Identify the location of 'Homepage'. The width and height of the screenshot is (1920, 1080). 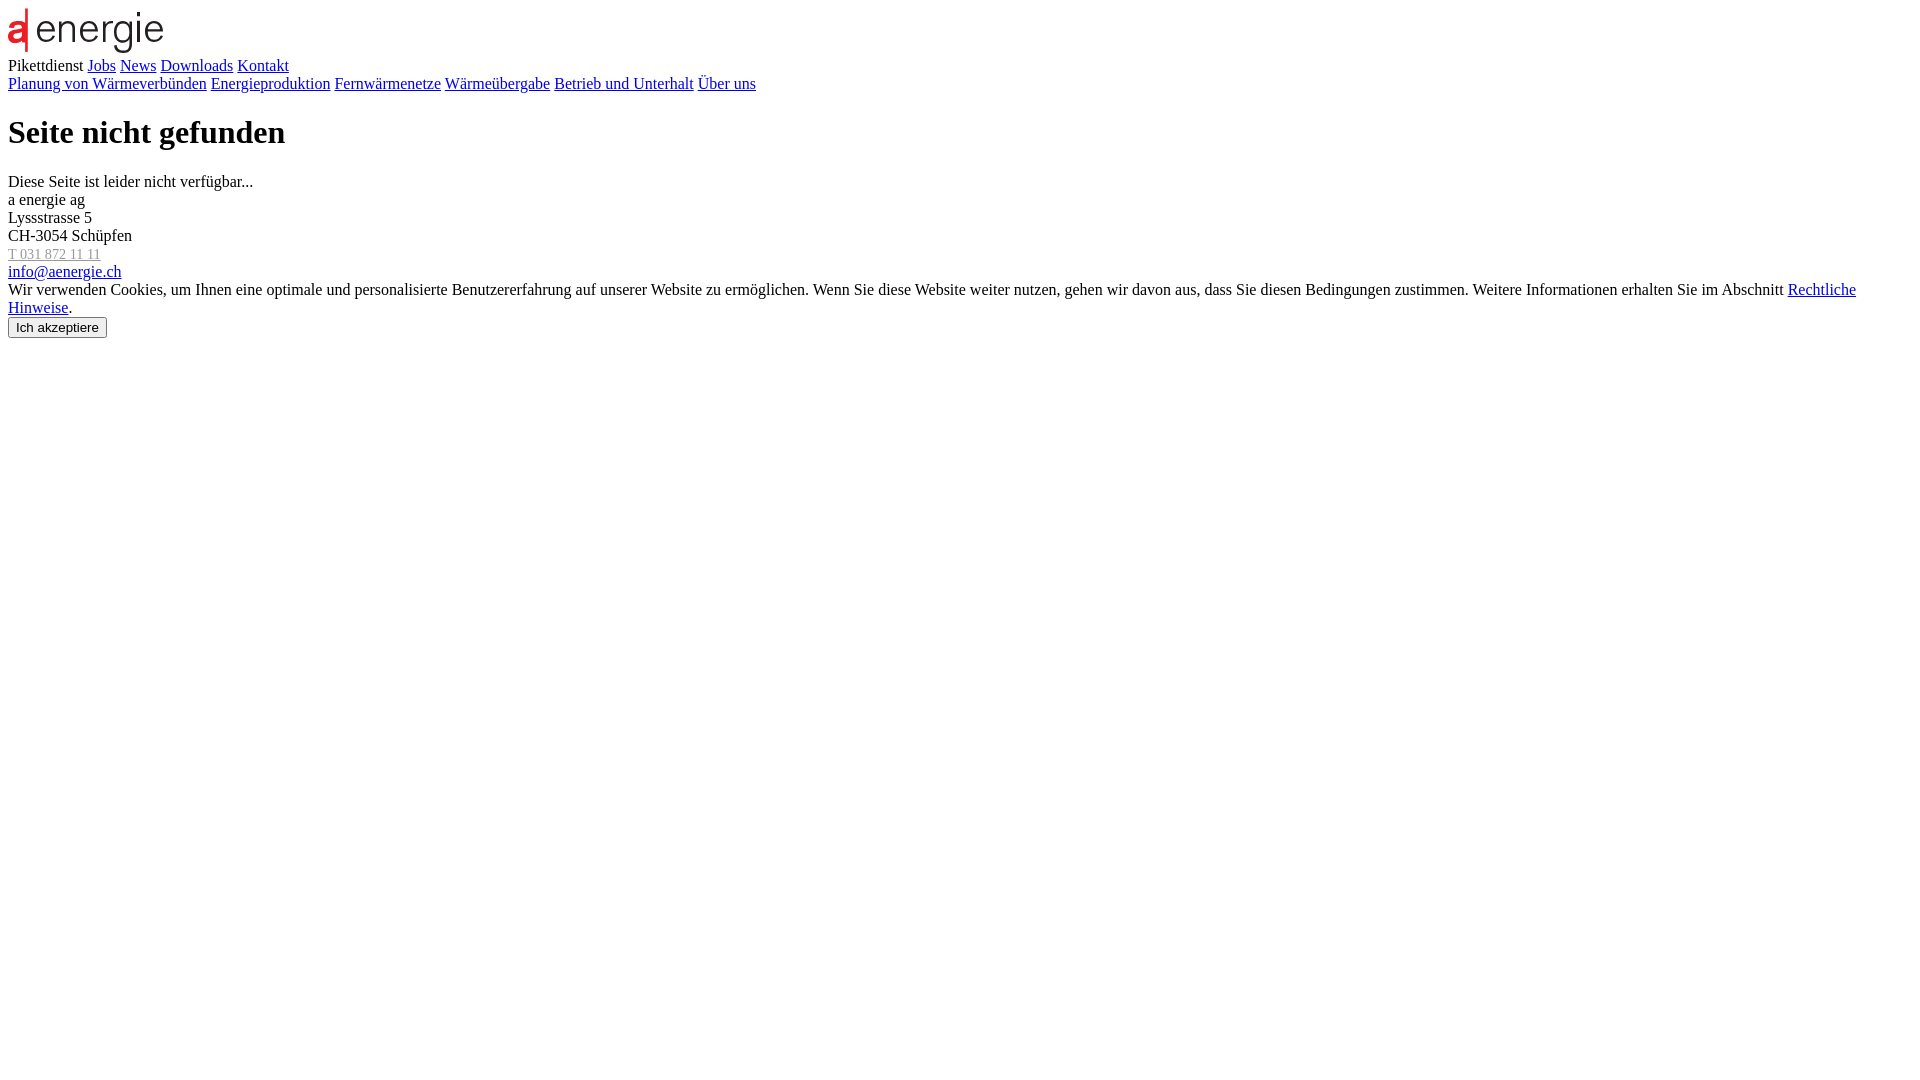
(84, 46).